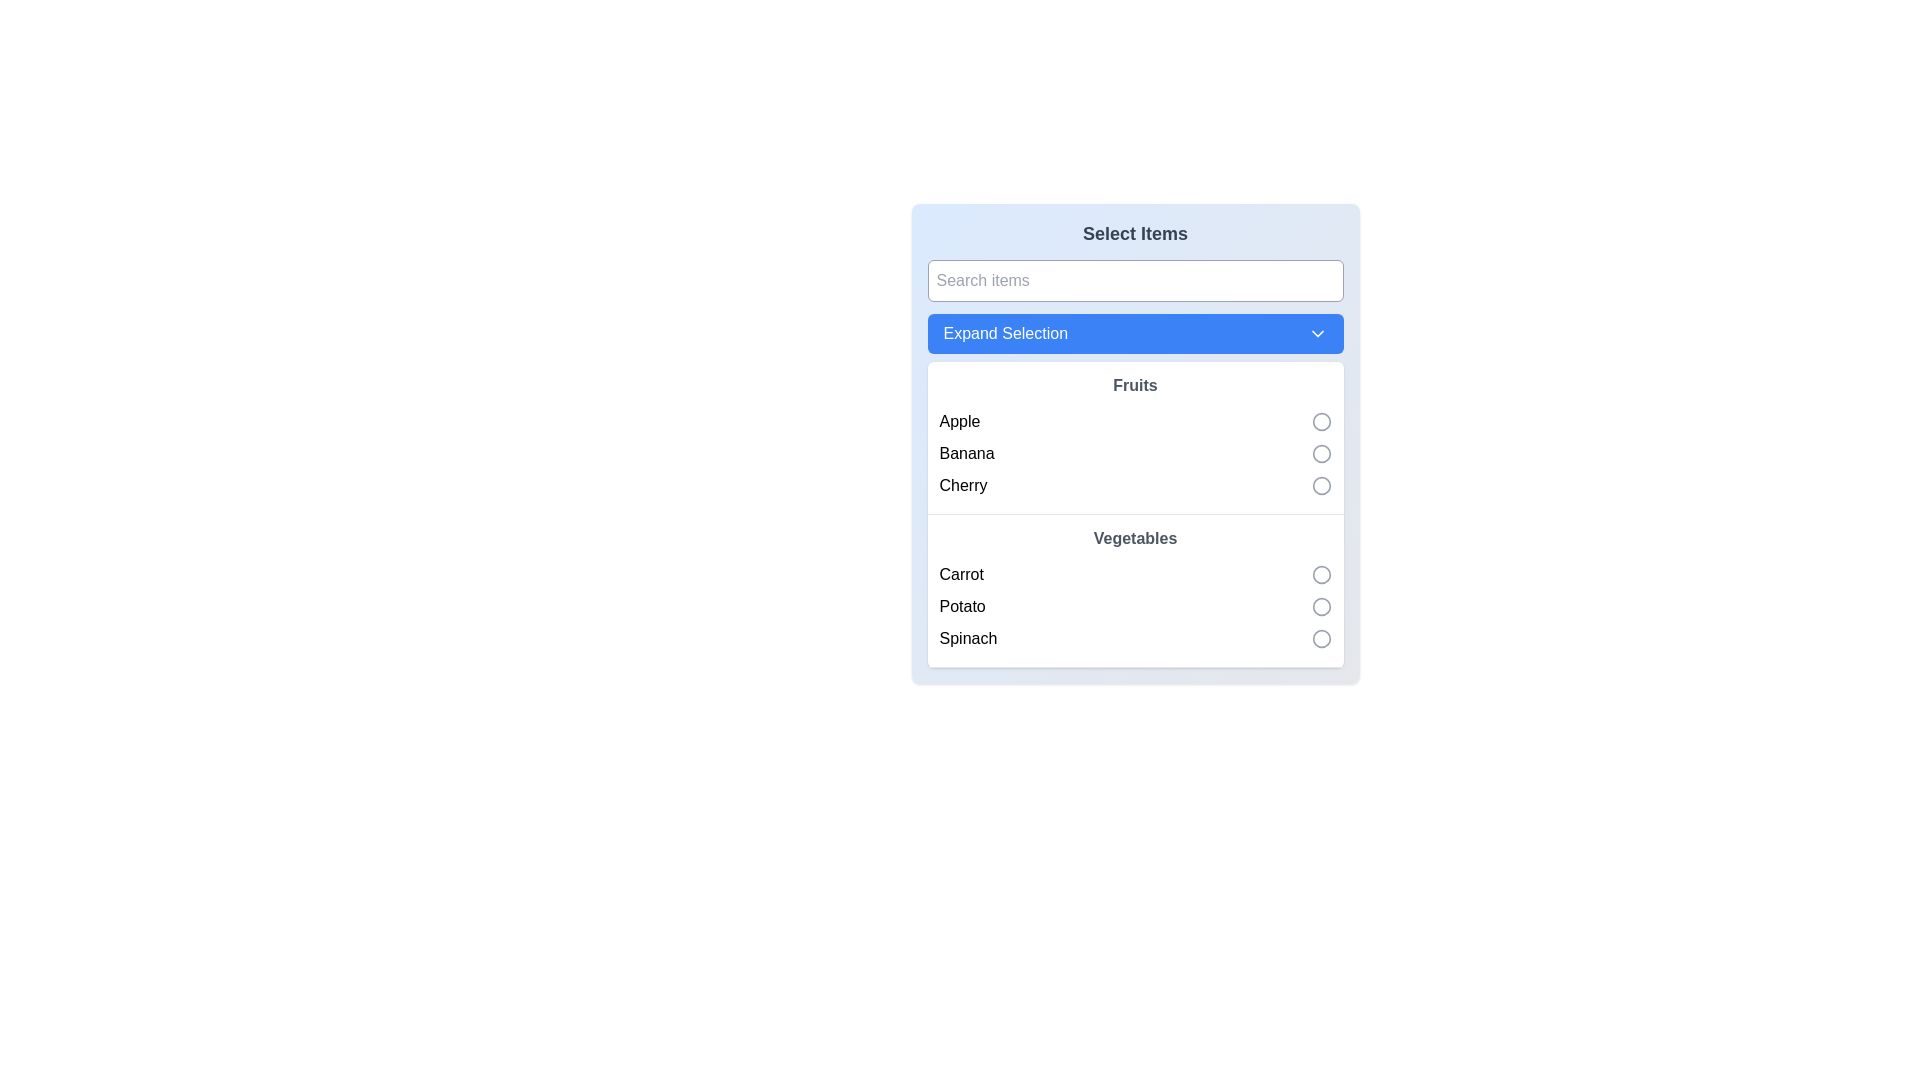 The height and width of the screenshot is (1080, 1920). I want to click on the radio button next to the label 'Carrot' in the 'Vegetables' section, so click(1321, 574).